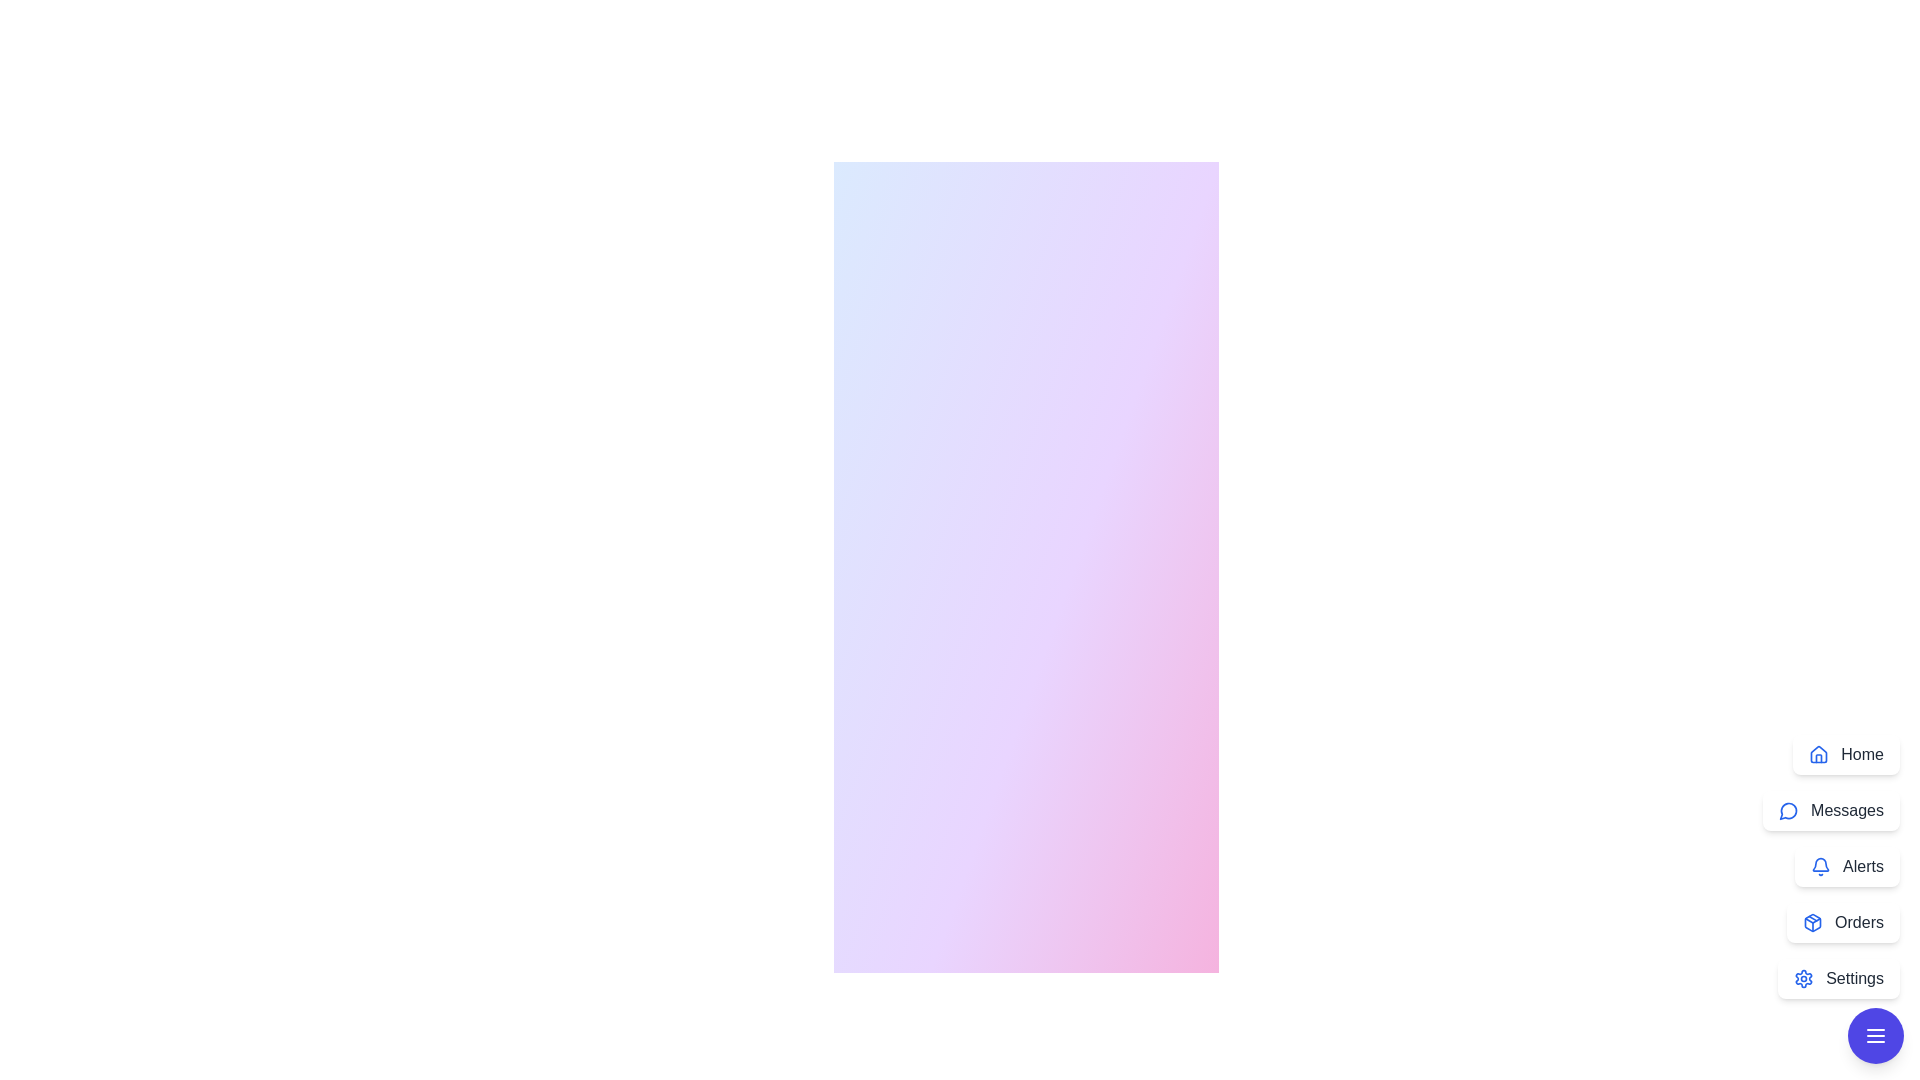 This screenshot has height=1080, width=1920. Describe the element at coordinates (1845, 755) in the screenshot. I see `the menu option Home` at that location.